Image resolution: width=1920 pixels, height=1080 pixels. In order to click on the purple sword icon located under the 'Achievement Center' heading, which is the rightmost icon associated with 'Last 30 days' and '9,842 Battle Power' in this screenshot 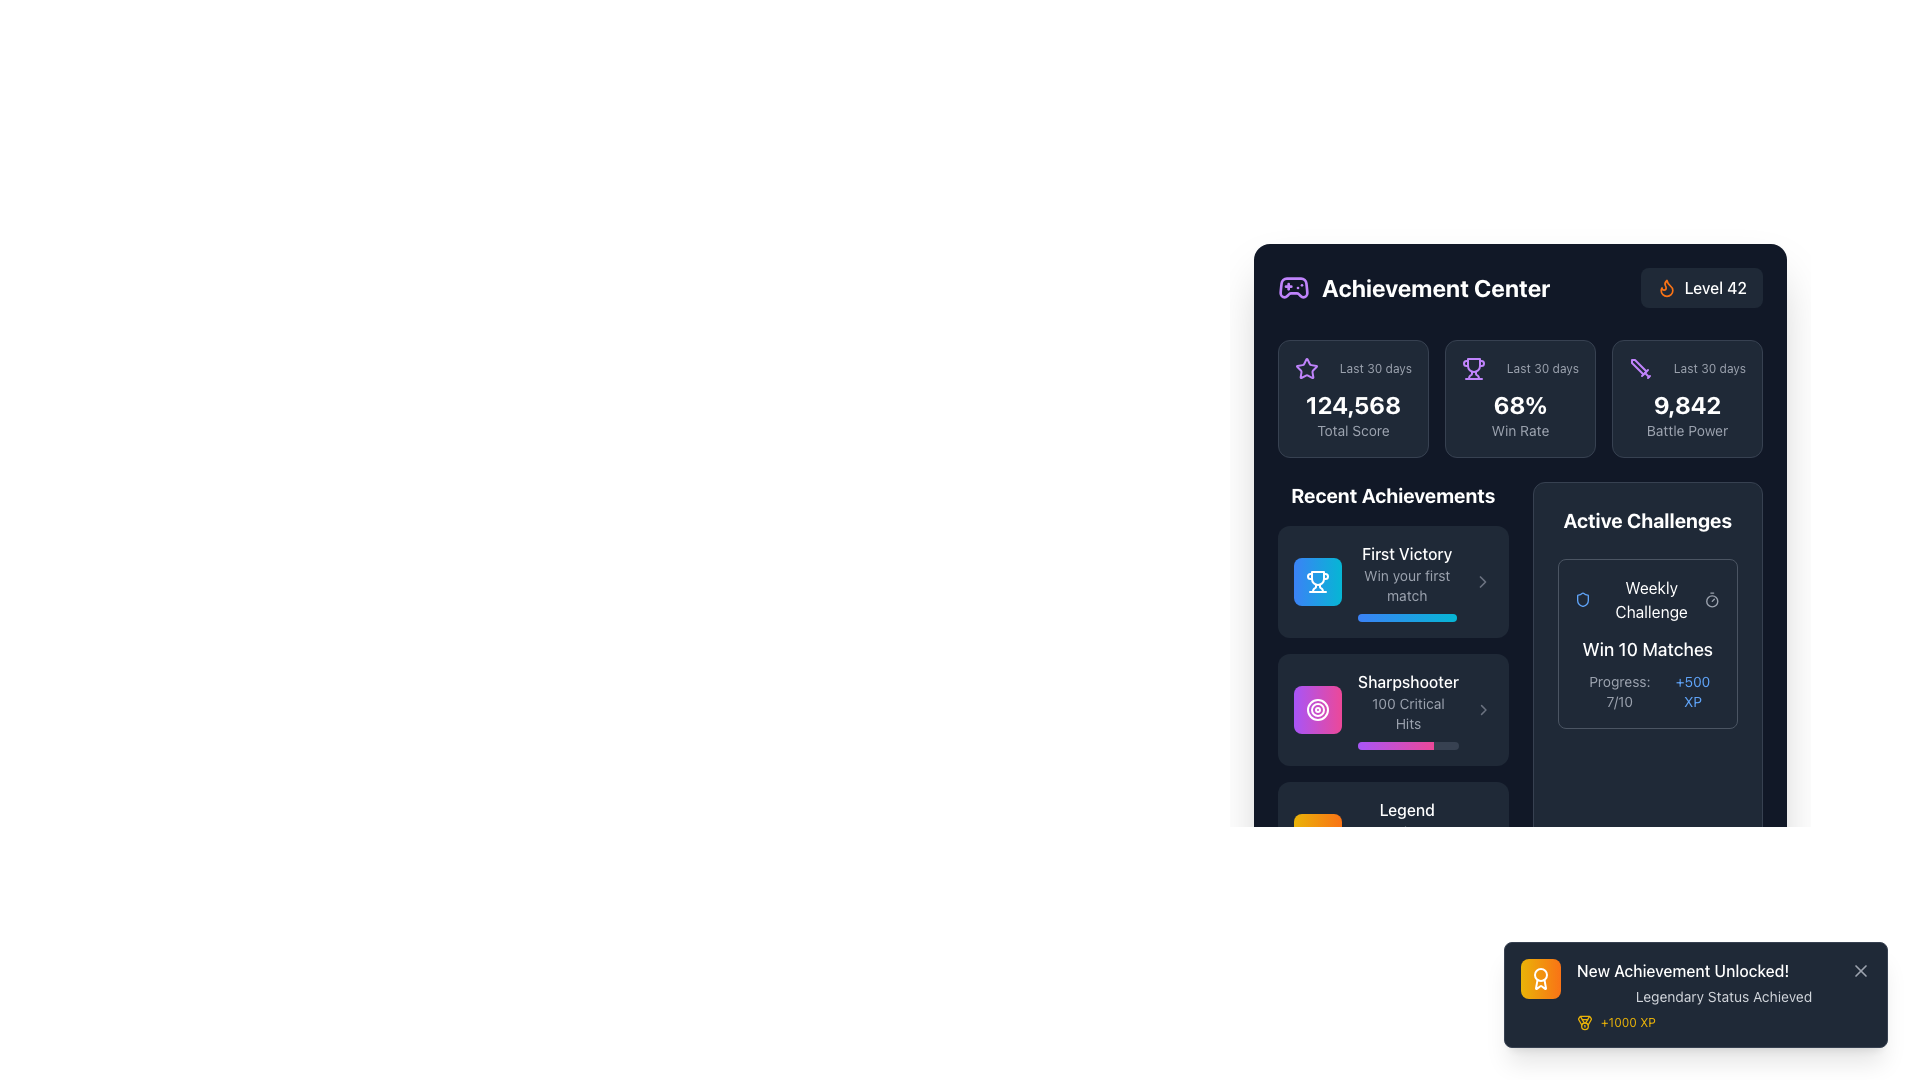, I will do `click(1641, 369)`.